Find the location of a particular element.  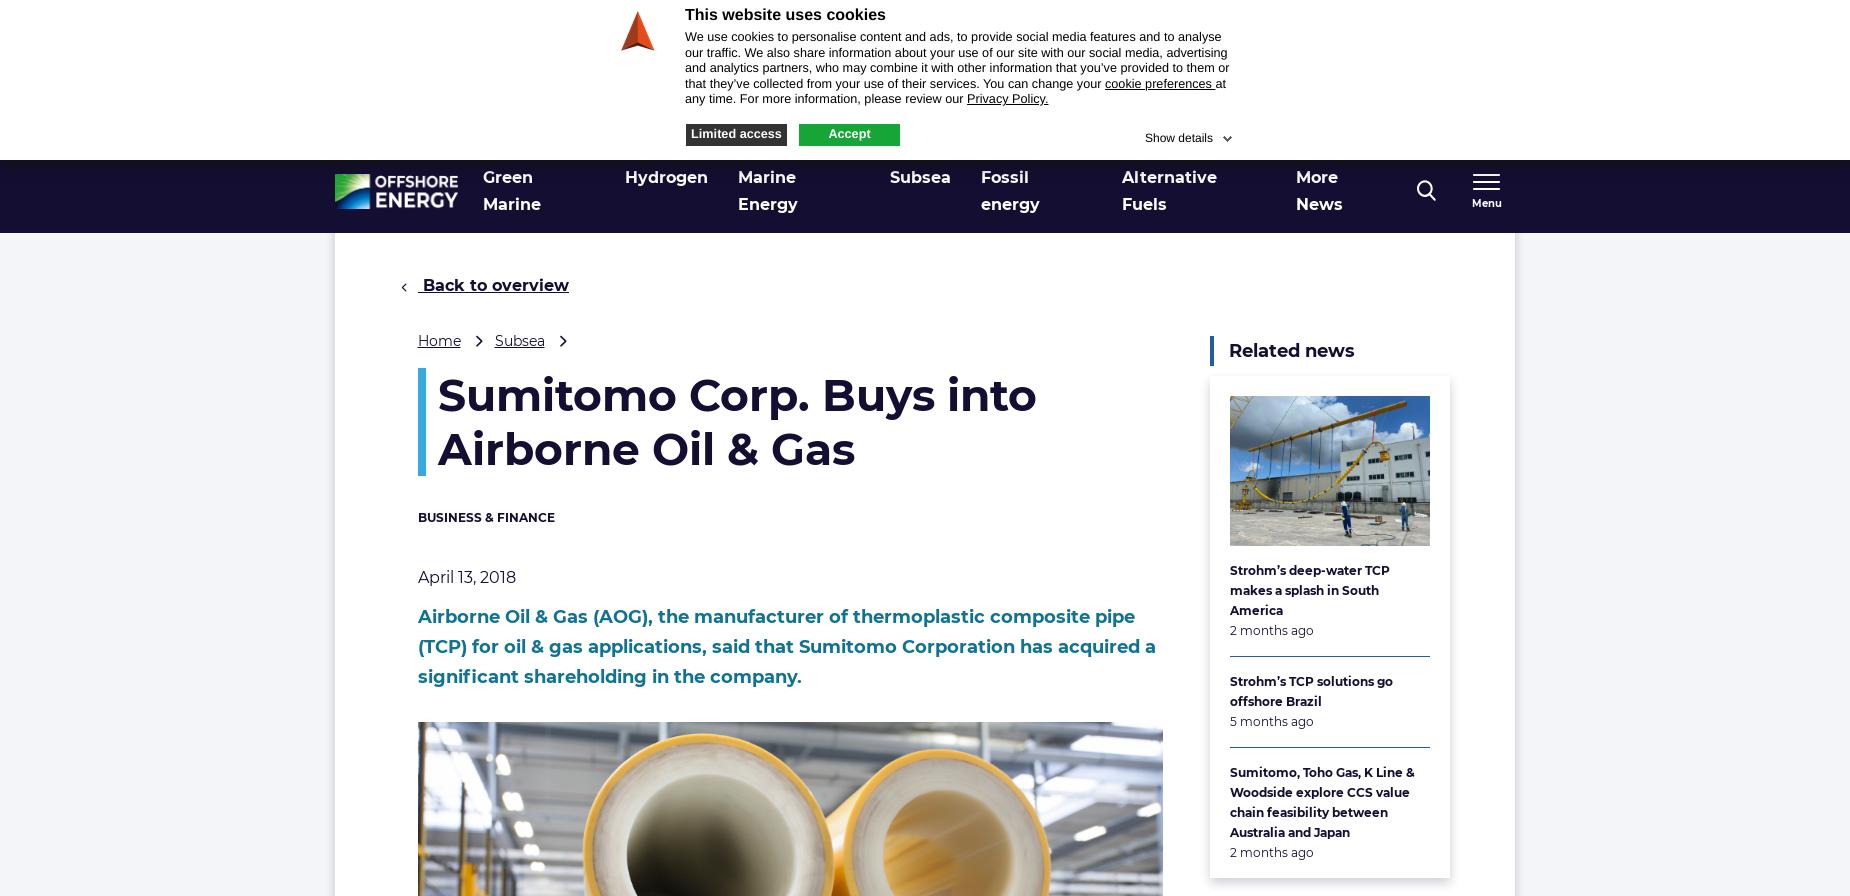

'We use cookies to personalise content and ads, to provide social media features and to analyse our traffic. We also share information about your use of our site with our social media, advertising and analytics partners, who may combine it with other information that you’ve provided to them or that they’ve collected from your use of their services. You can change your' is located at coordinates (956, 60).